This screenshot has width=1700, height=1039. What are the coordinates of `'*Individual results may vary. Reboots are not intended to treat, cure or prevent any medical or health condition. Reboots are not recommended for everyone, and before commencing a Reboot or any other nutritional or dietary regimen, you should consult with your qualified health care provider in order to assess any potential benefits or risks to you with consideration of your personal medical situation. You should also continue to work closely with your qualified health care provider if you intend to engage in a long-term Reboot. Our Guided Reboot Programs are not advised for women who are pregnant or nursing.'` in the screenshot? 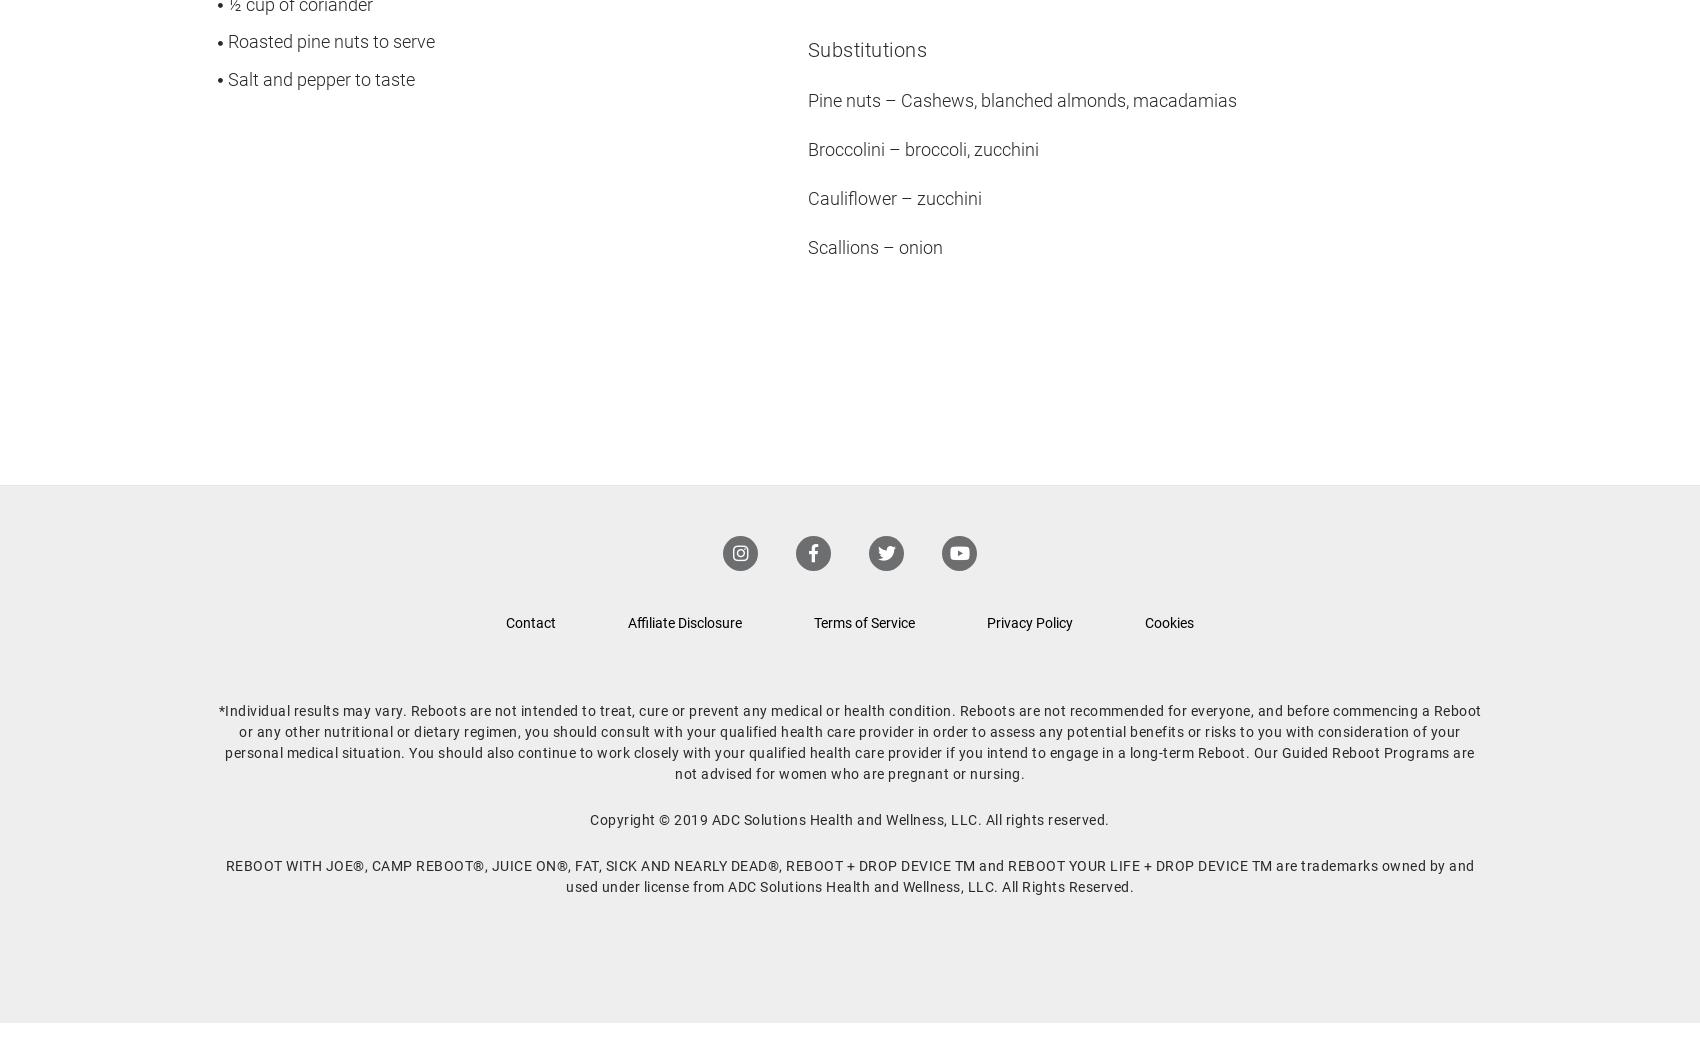 It's located at (848, 740).